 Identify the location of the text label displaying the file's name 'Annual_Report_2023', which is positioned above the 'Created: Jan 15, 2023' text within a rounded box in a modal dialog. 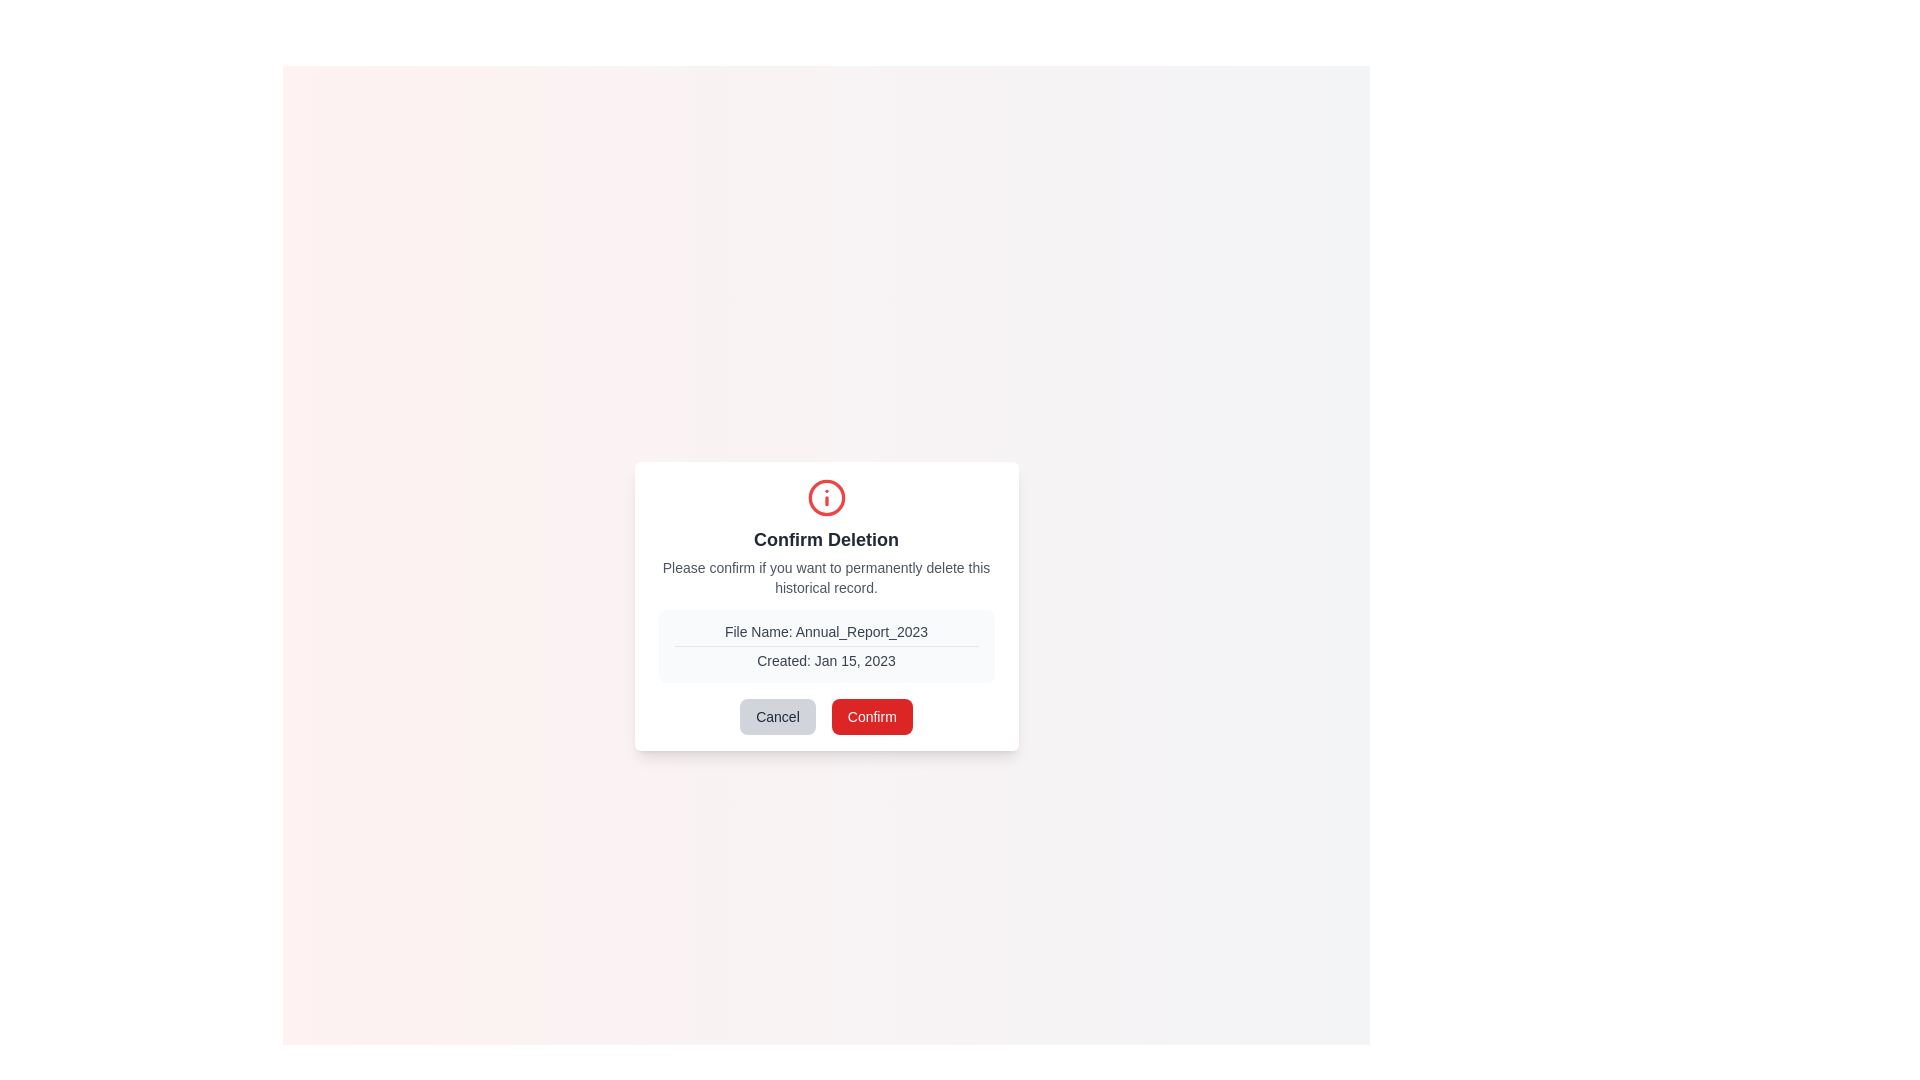
(826, 632).